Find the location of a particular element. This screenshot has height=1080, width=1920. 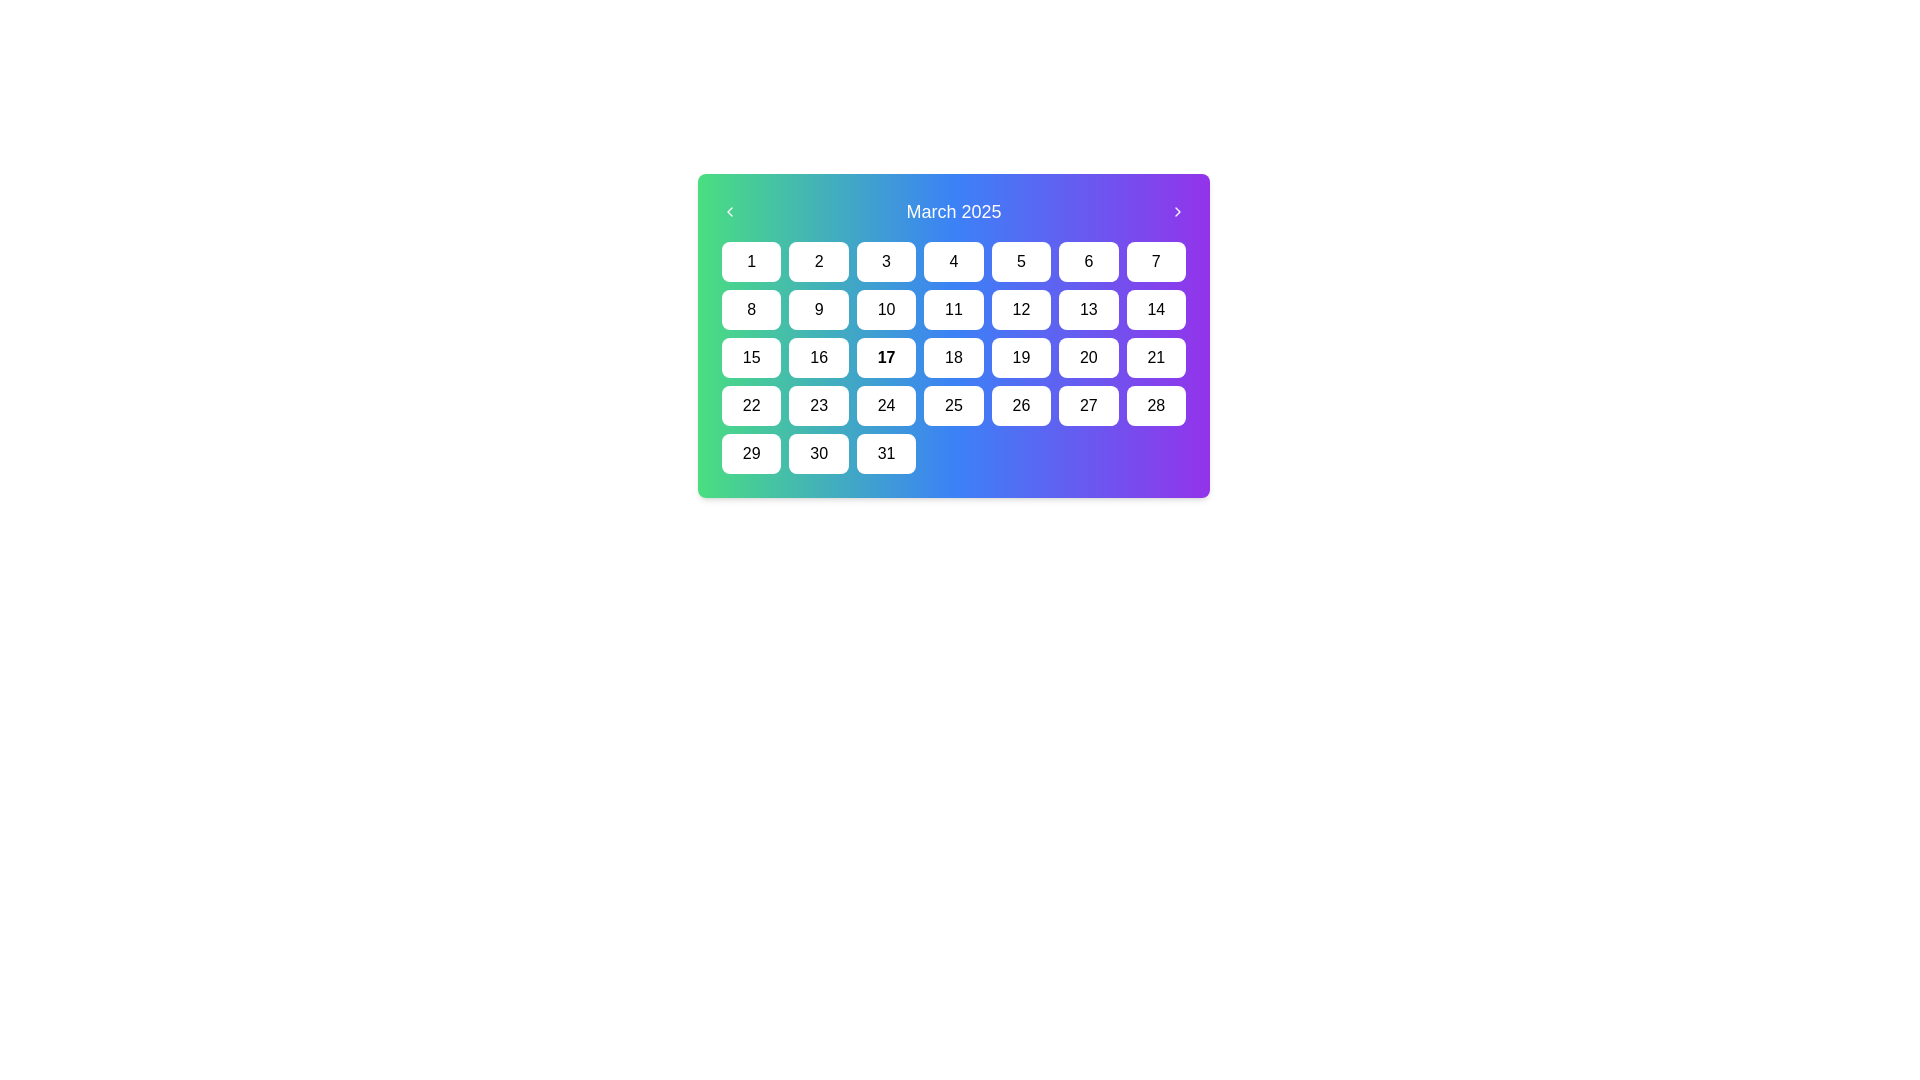

the date within the March 2025 calendar widget to perform an action is located at coordinates (953, 334).